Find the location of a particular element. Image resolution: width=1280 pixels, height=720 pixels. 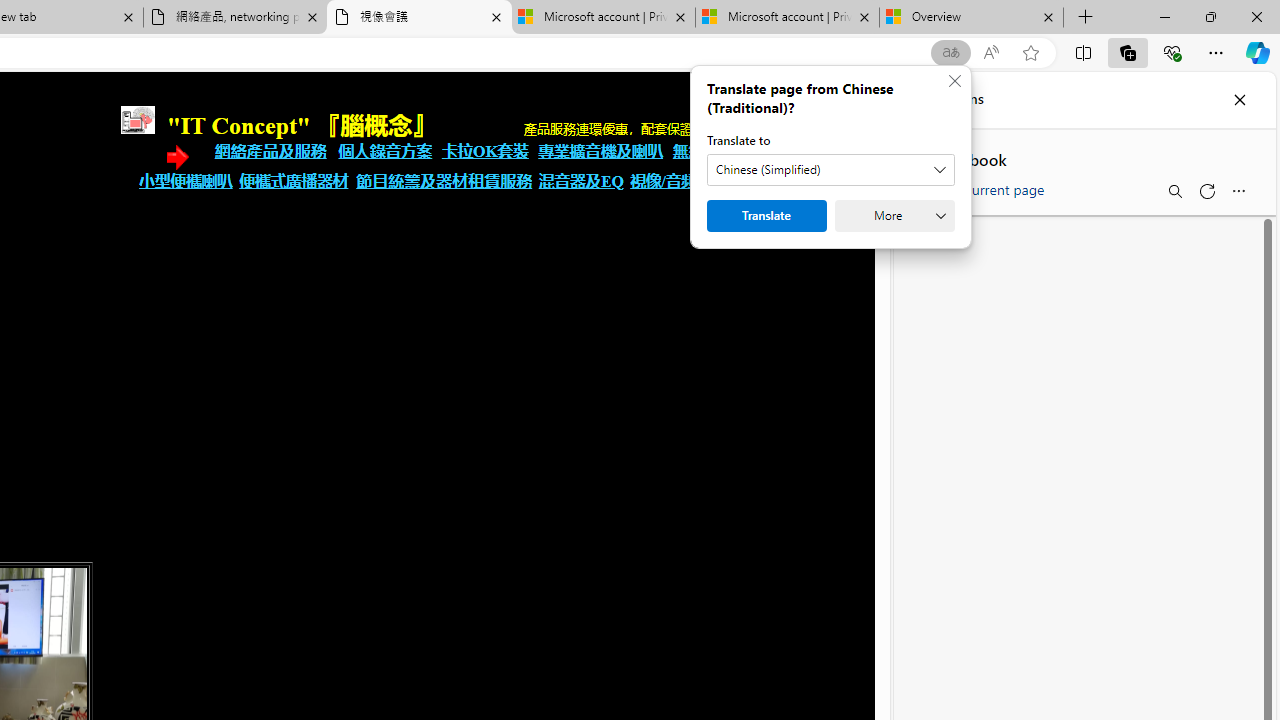

'Translate' is located at coordinates (765, 216).